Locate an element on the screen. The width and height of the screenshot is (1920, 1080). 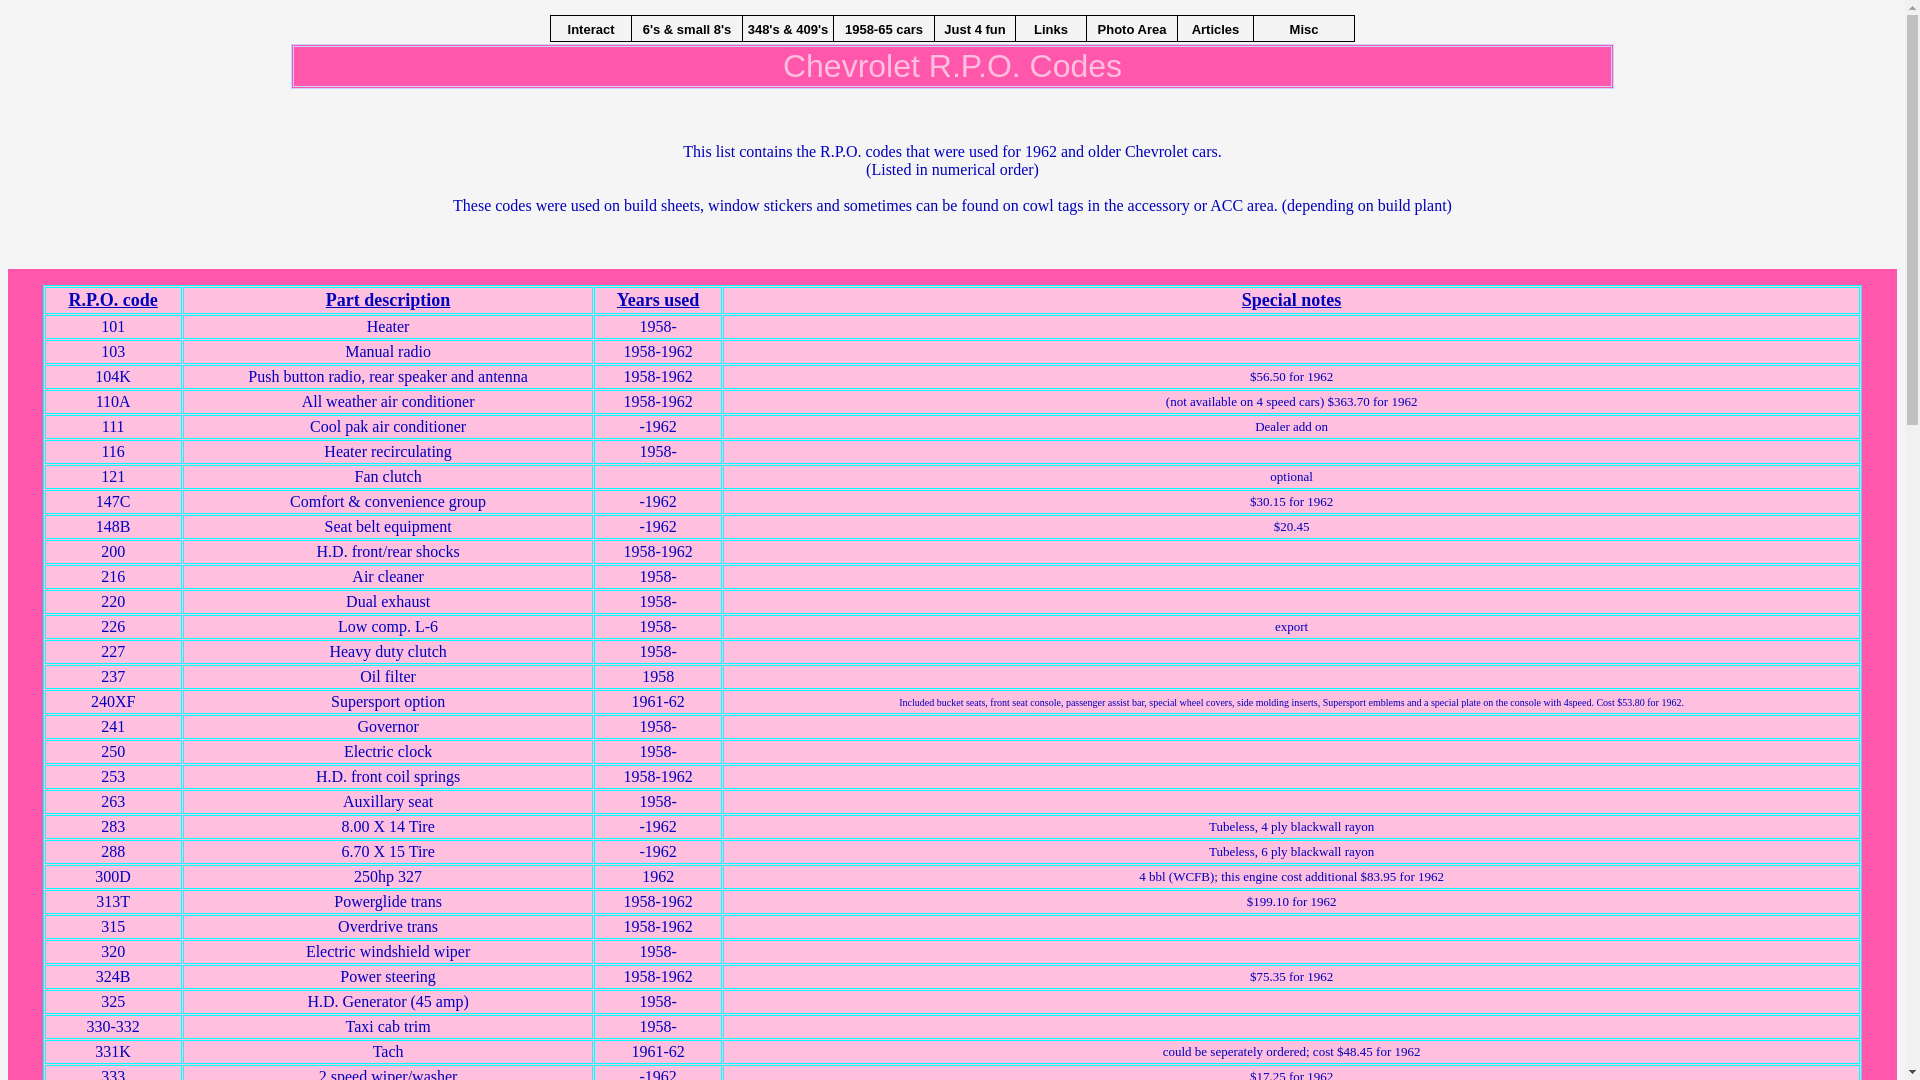
'Photo Area' is located at coordinates (1132, 28).